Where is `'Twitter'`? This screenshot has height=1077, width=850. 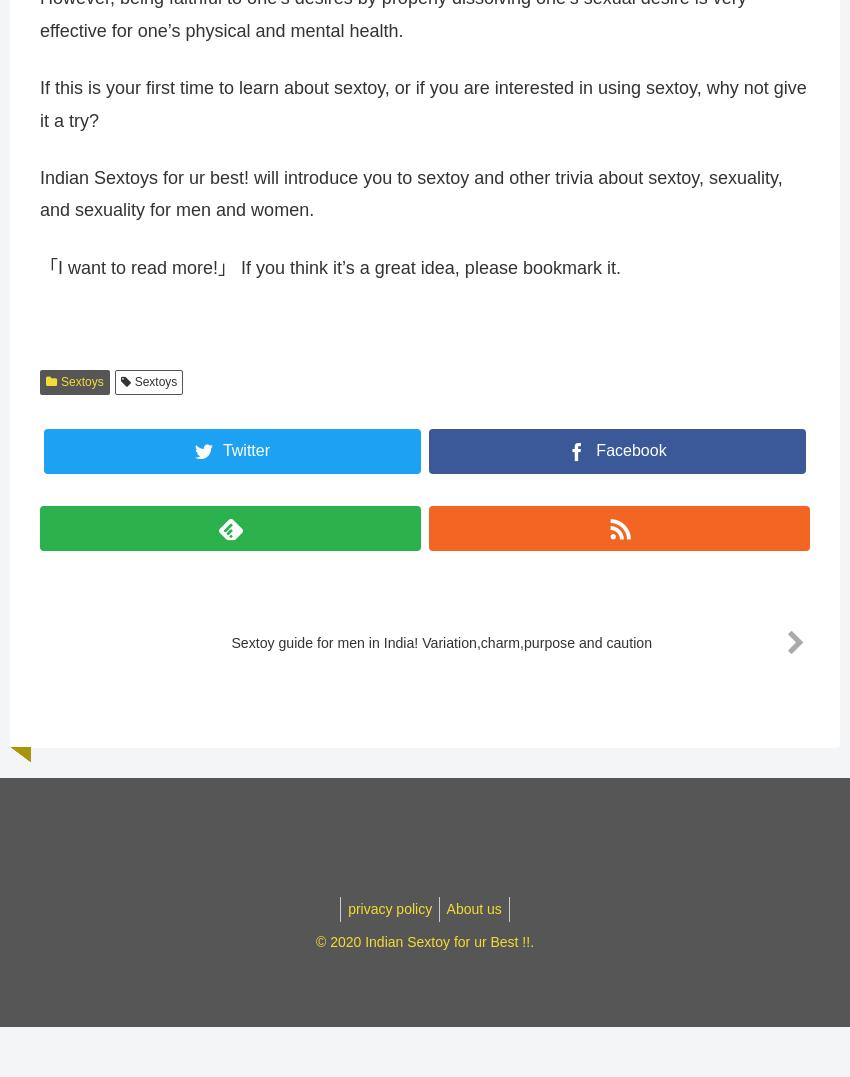
'Twitter' is located at coordinates (222, 459).